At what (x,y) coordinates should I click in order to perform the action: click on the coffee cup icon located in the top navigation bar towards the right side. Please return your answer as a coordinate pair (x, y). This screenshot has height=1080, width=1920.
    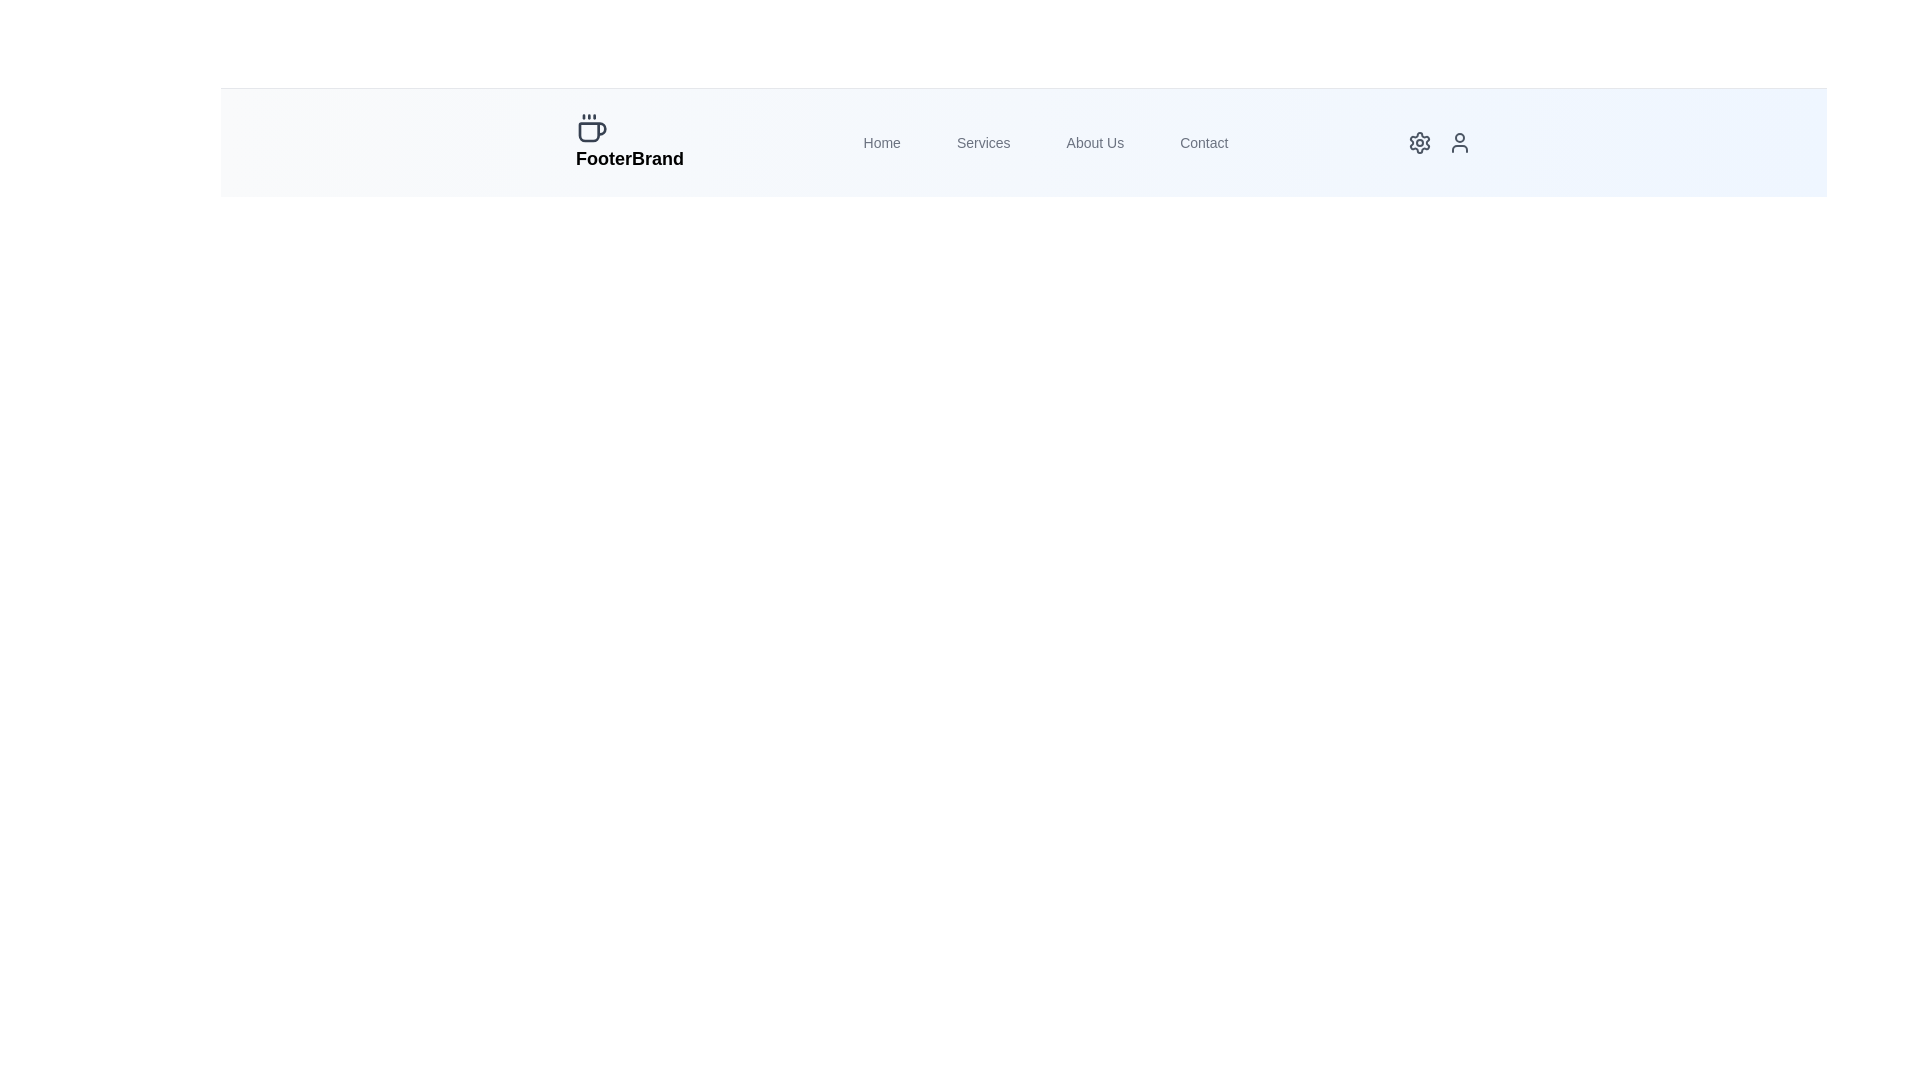
    Looking at the image, I should click on (591, 132).